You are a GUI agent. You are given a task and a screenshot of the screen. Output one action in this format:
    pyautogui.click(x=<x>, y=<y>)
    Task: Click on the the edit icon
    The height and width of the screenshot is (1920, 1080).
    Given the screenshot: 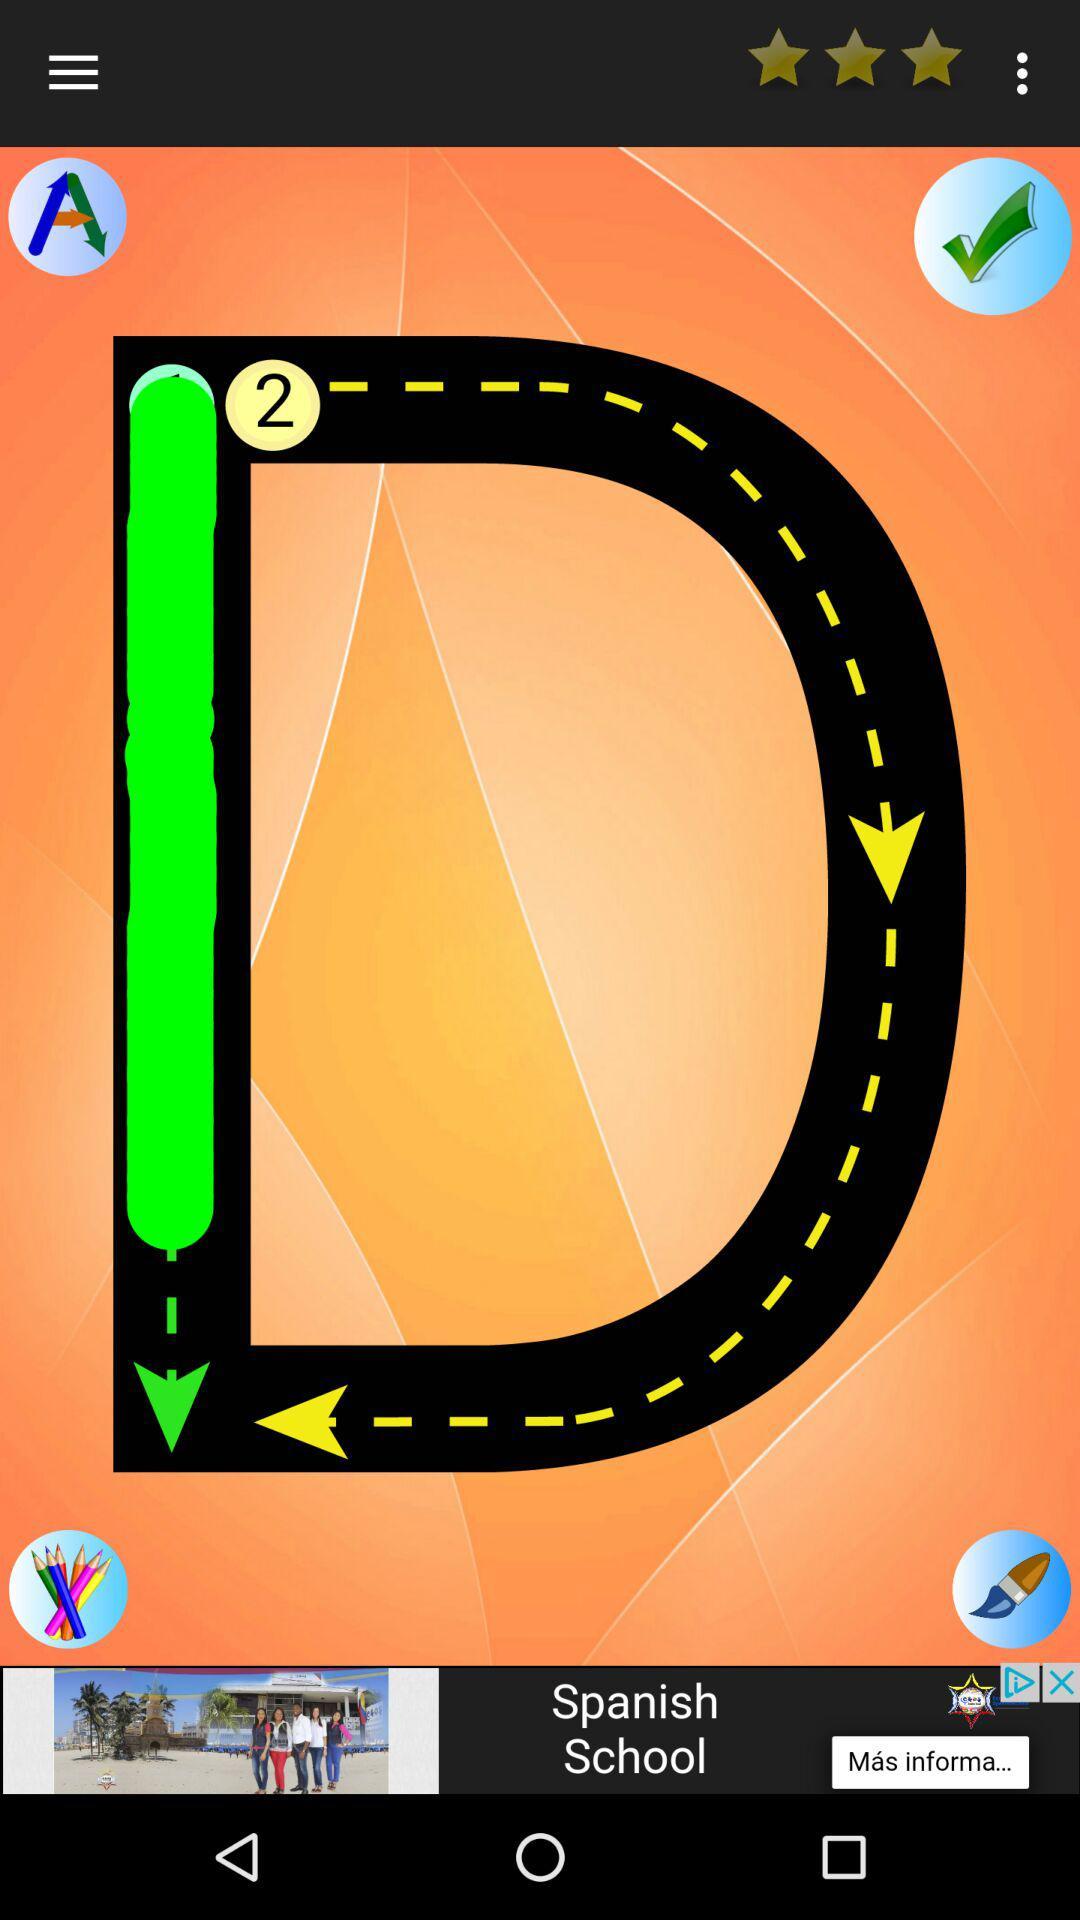 What is the action you would take?
    pyautogui.click(x=1011, y=1588)
    